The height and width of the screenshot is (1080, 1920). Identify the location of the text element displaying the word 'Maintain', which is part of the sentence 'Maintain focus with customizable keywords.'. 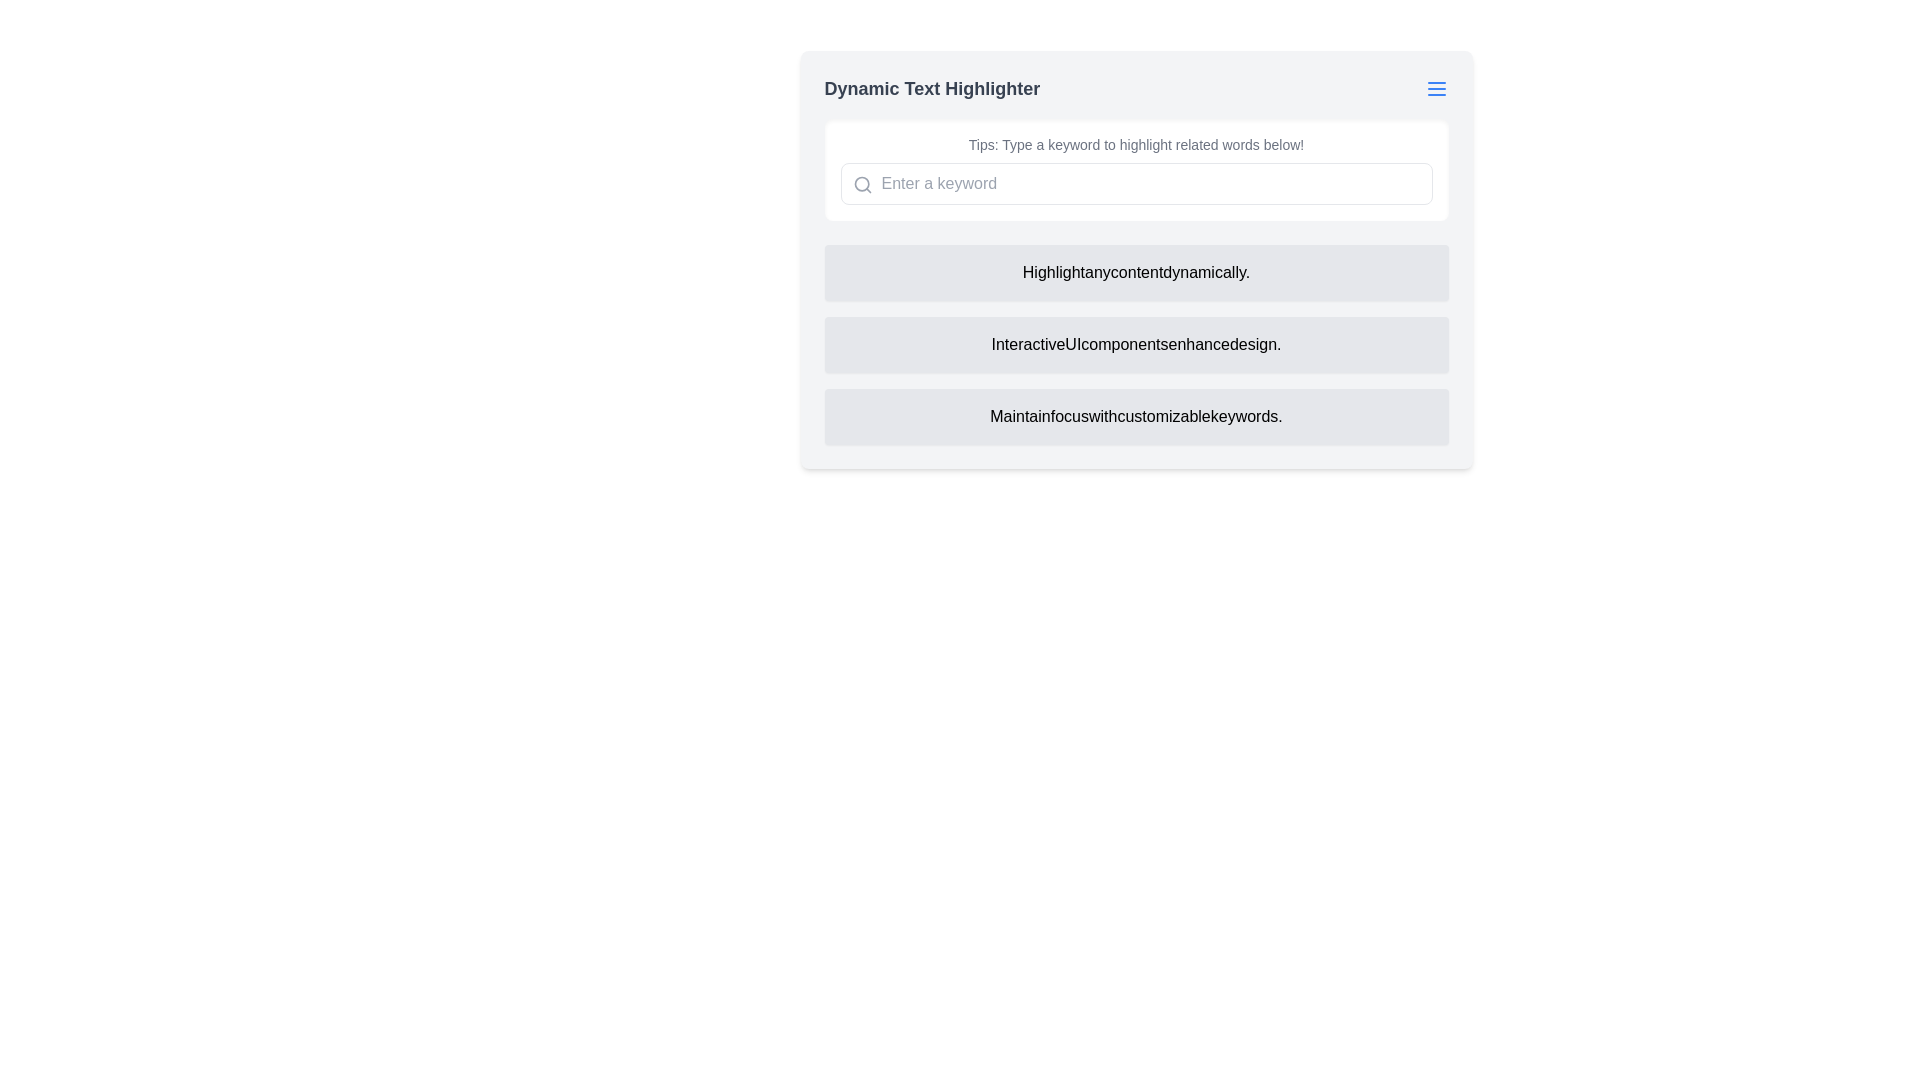
(1020, 415).